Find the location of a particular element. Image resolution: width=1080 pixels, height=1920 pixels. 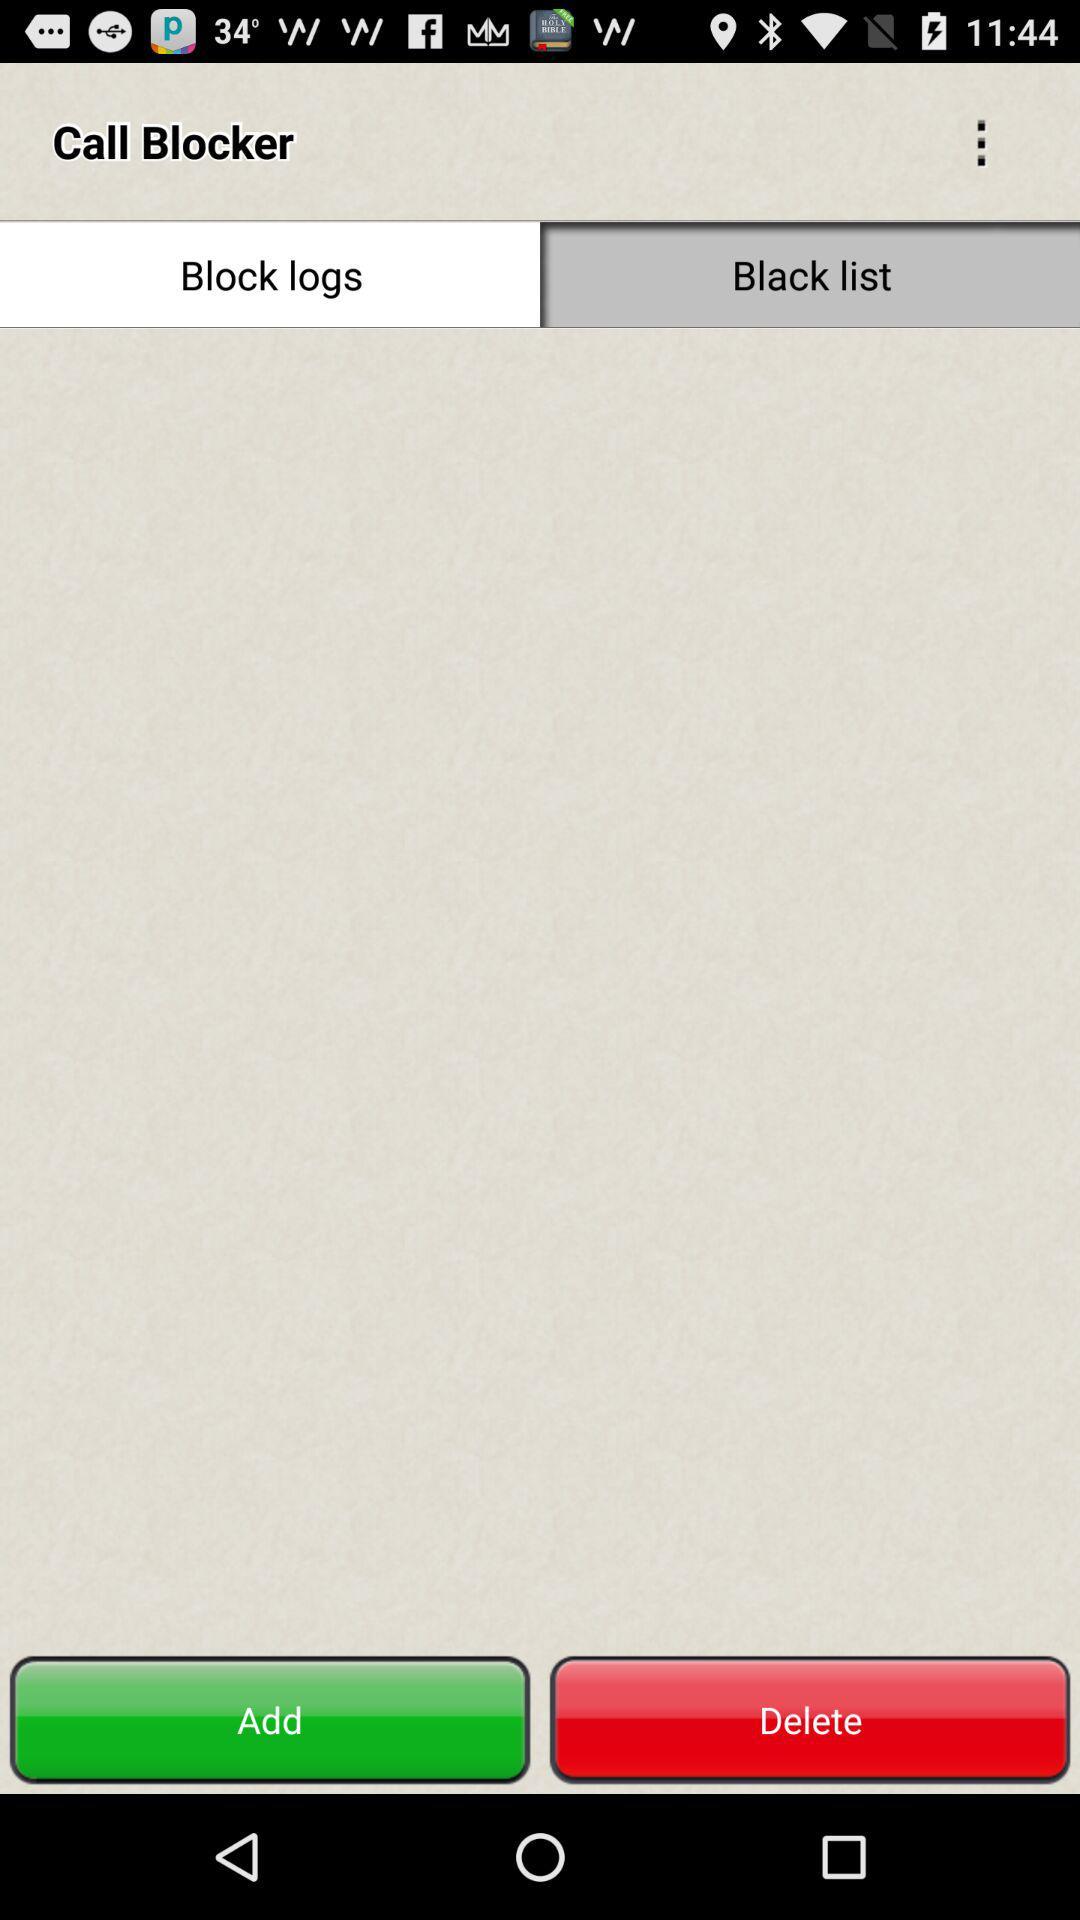

the icon to the left of the delete is located at coordinates (270, 1719).